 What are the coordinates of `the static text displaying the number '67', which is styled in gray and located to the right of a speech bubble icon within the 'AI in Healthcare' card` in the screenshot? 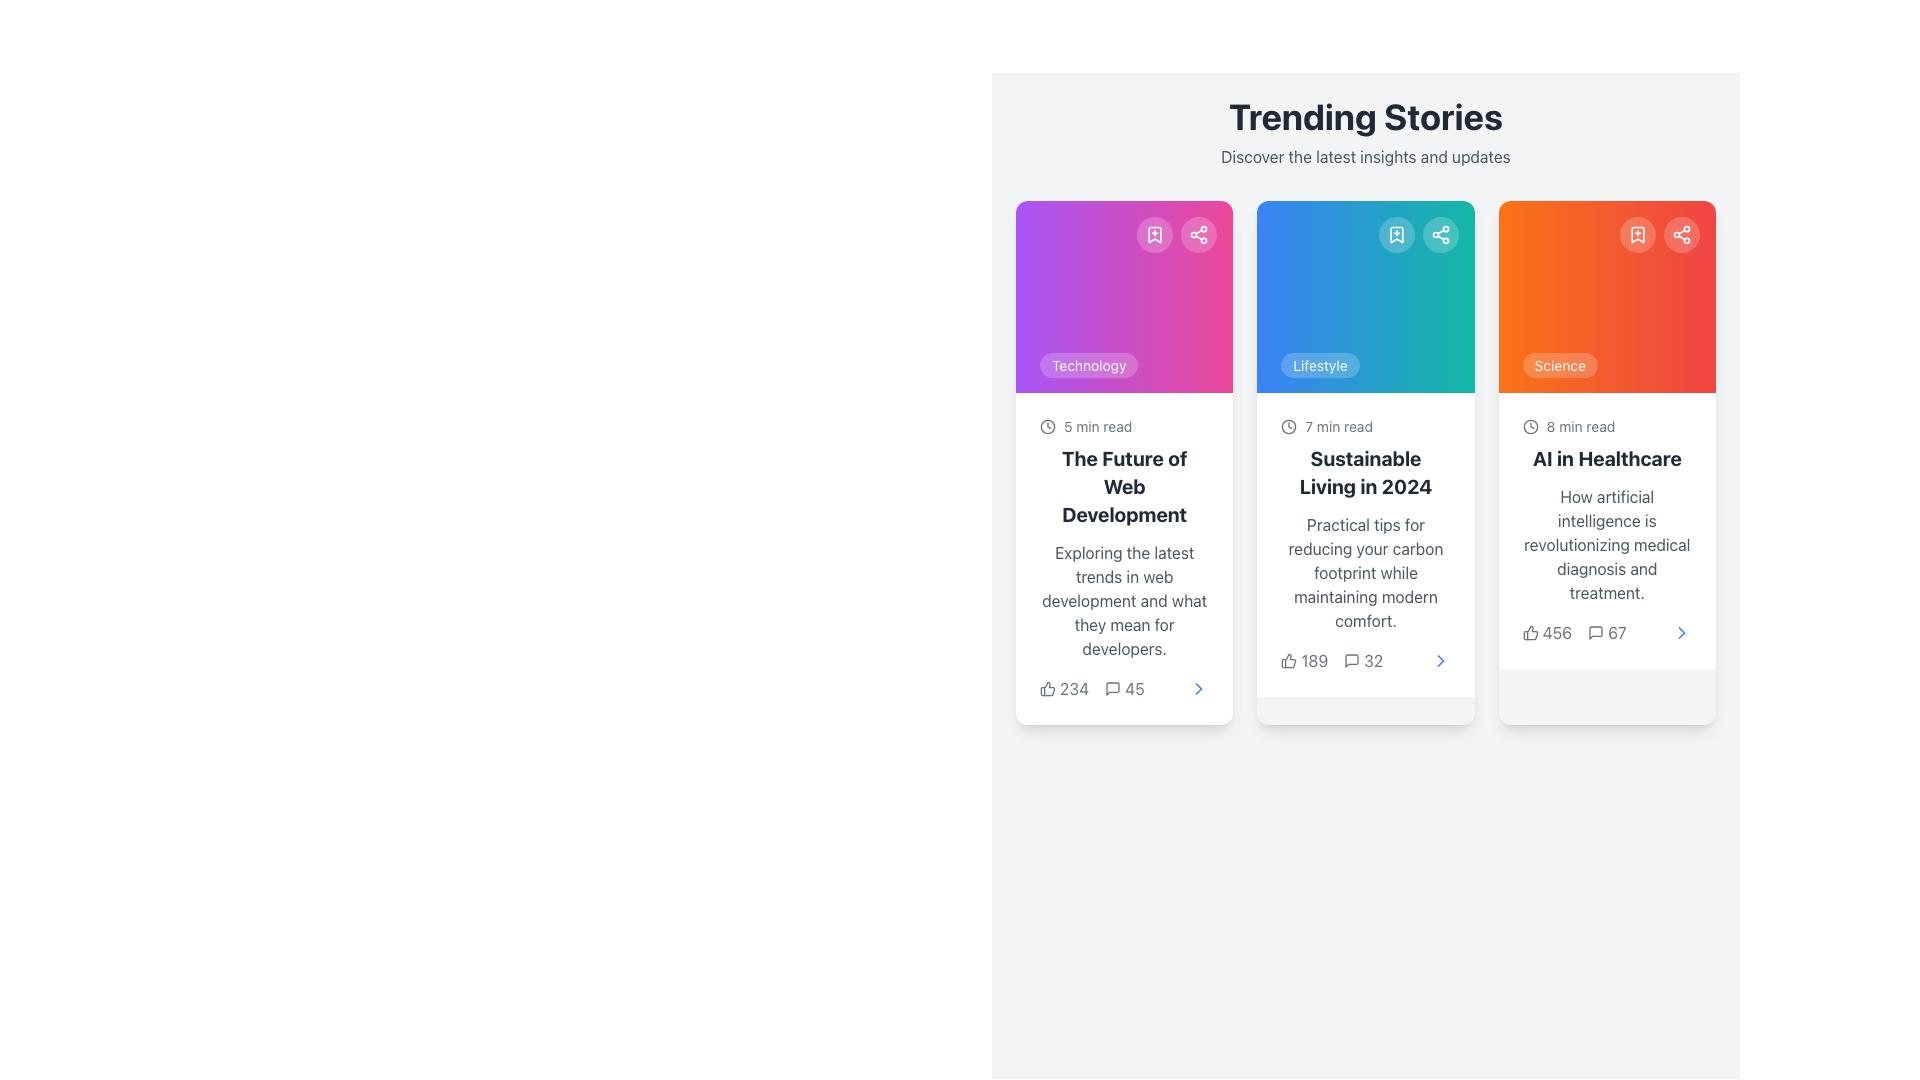 It's located at (1617, 632).